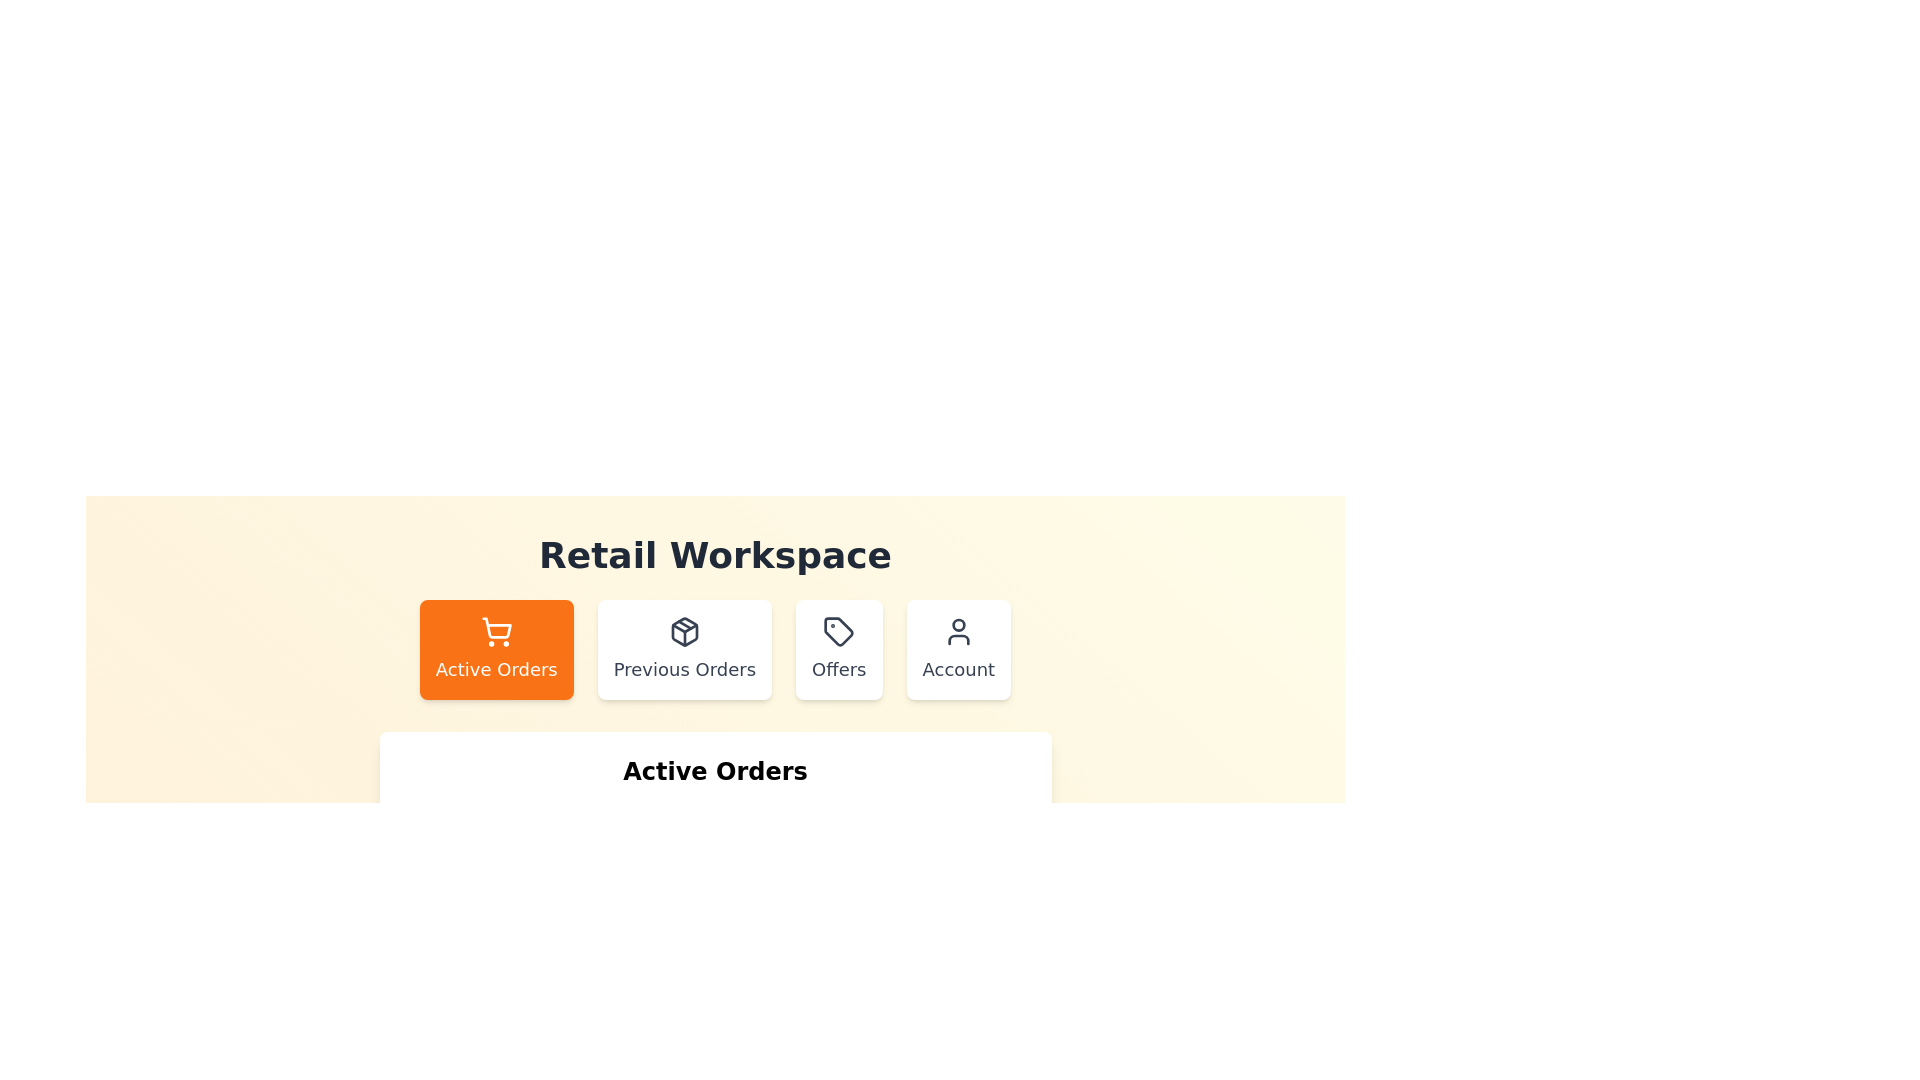 The image size is (1920, 1080). I want to click on the Active Orders tab to observe its visual change, so click(496, 650).